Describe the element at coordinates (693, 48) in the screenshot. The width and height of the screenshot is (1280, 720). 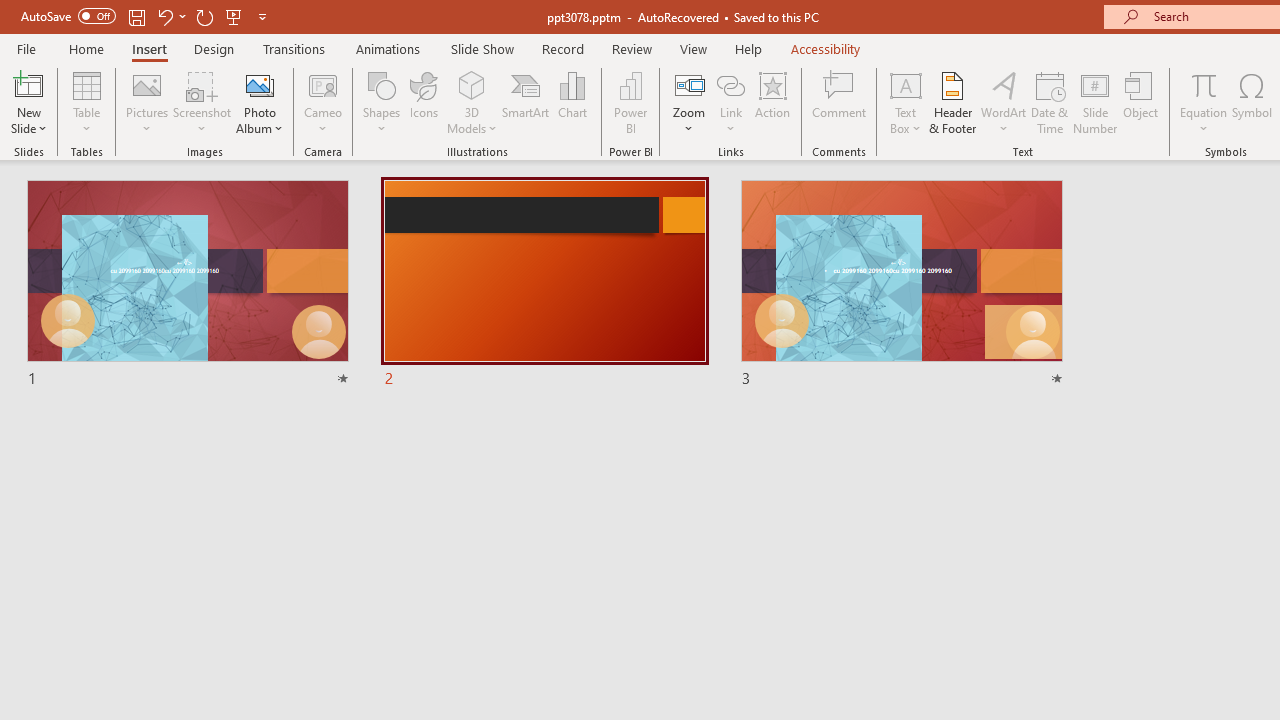
I see `'View'` at that location.